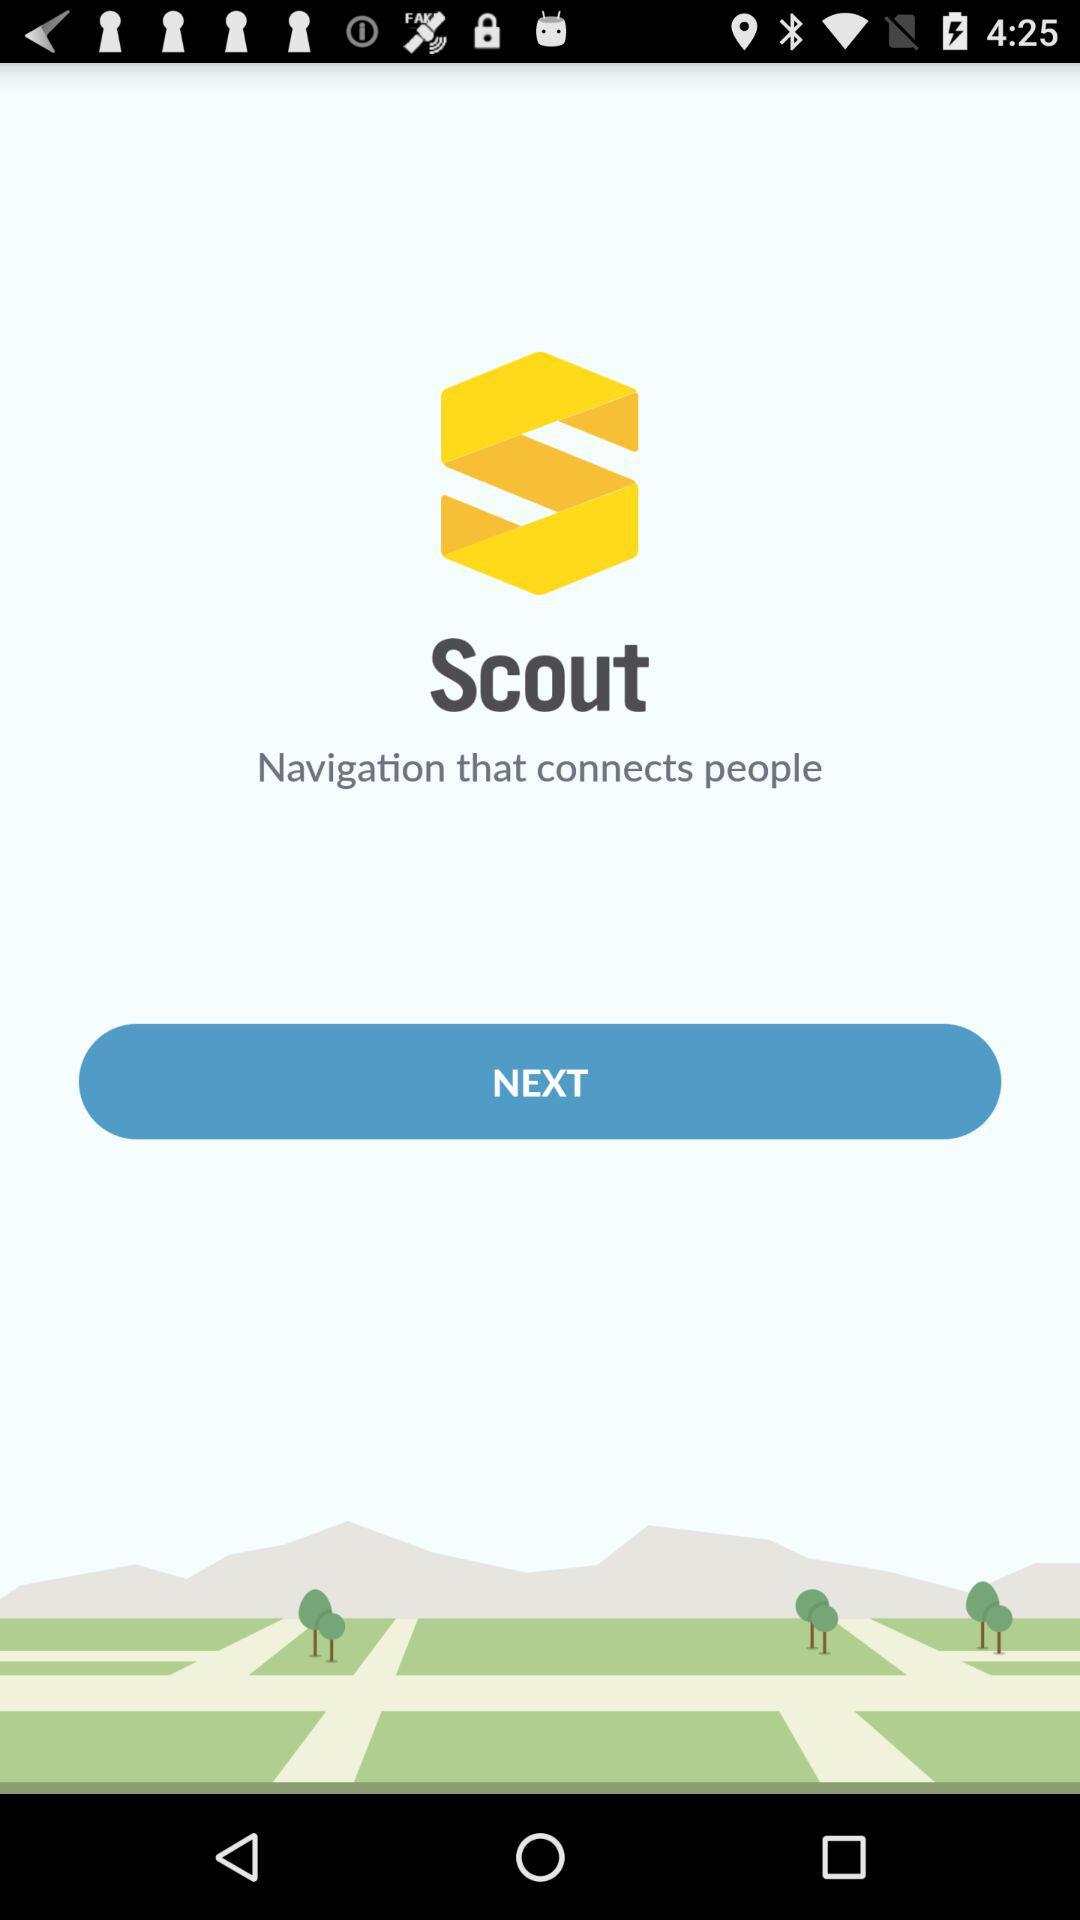  Describe the element at coordinates (540, 1080) in the screenshot. I see `next icon` at that location.